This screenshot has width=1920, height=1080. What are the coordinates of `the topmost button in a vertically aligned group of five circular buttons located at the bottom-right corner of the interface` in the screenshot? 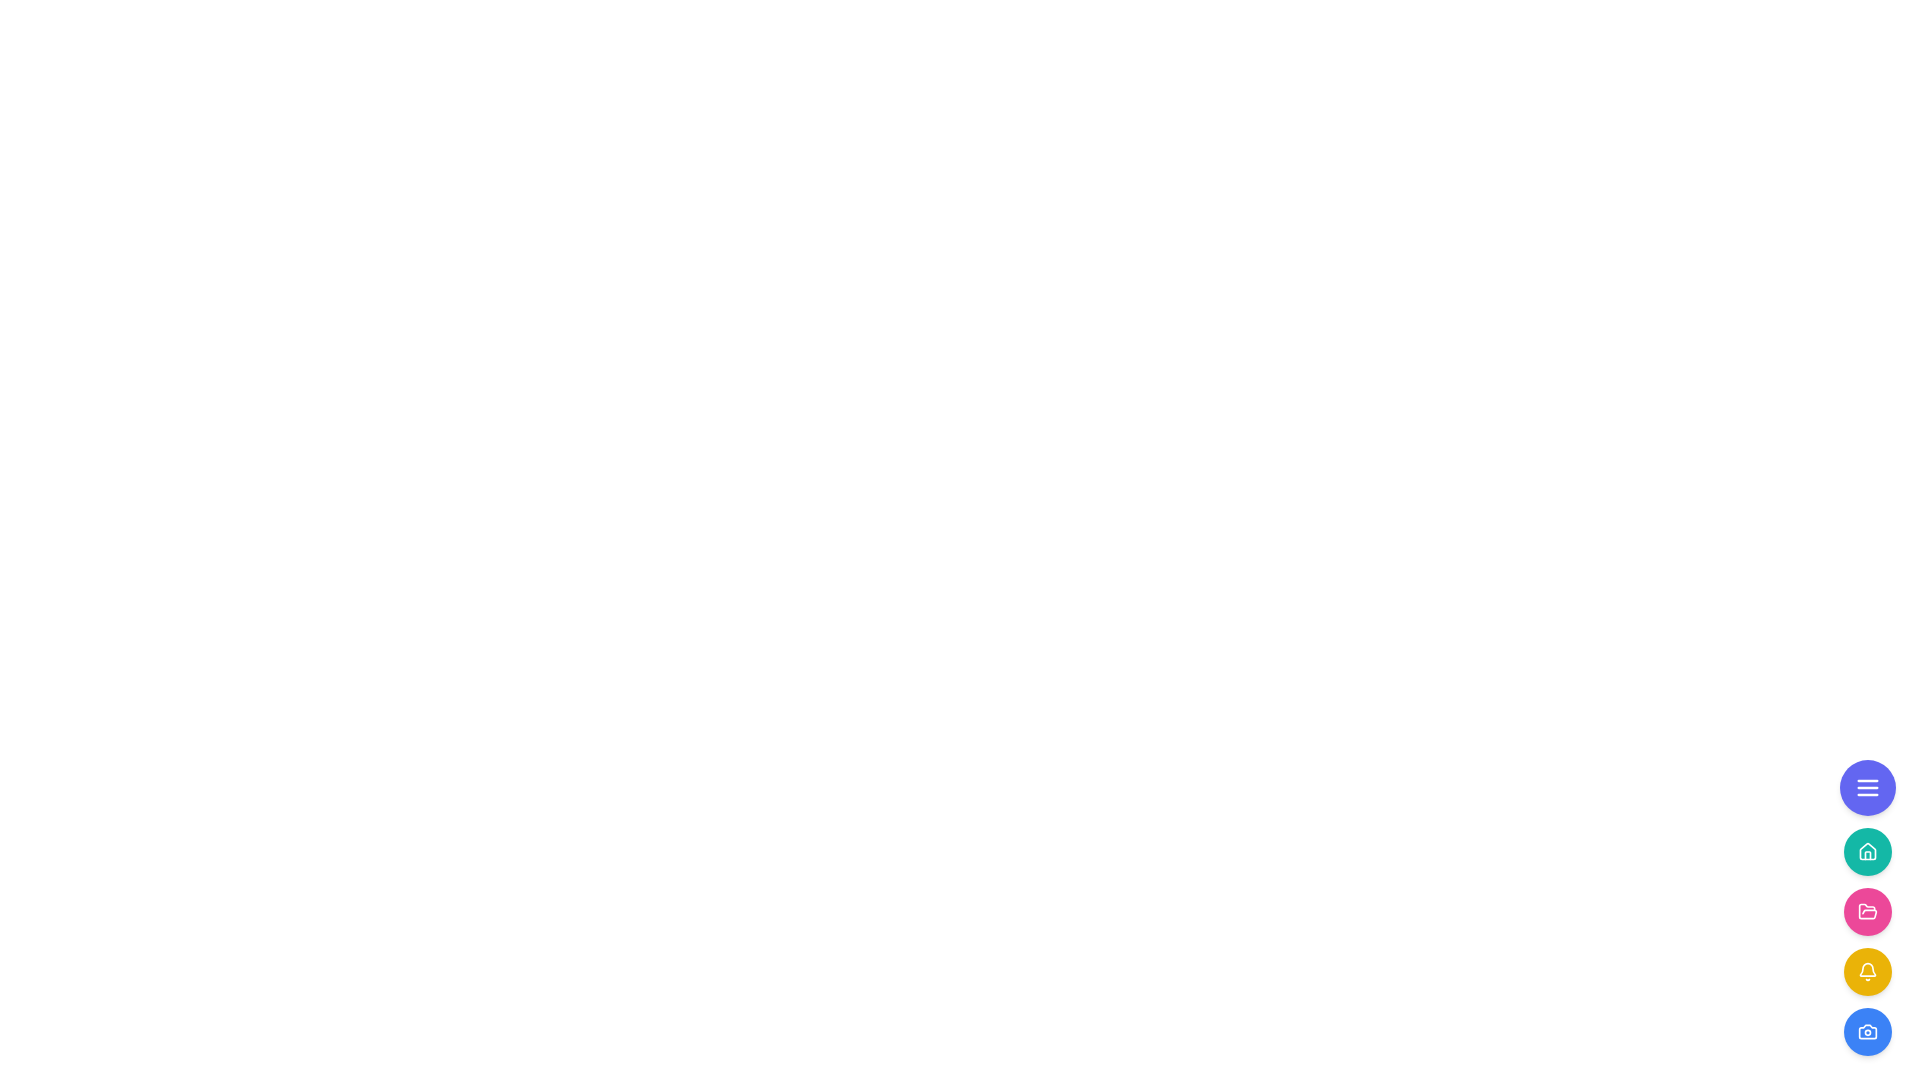 It's located at (1866, 786).